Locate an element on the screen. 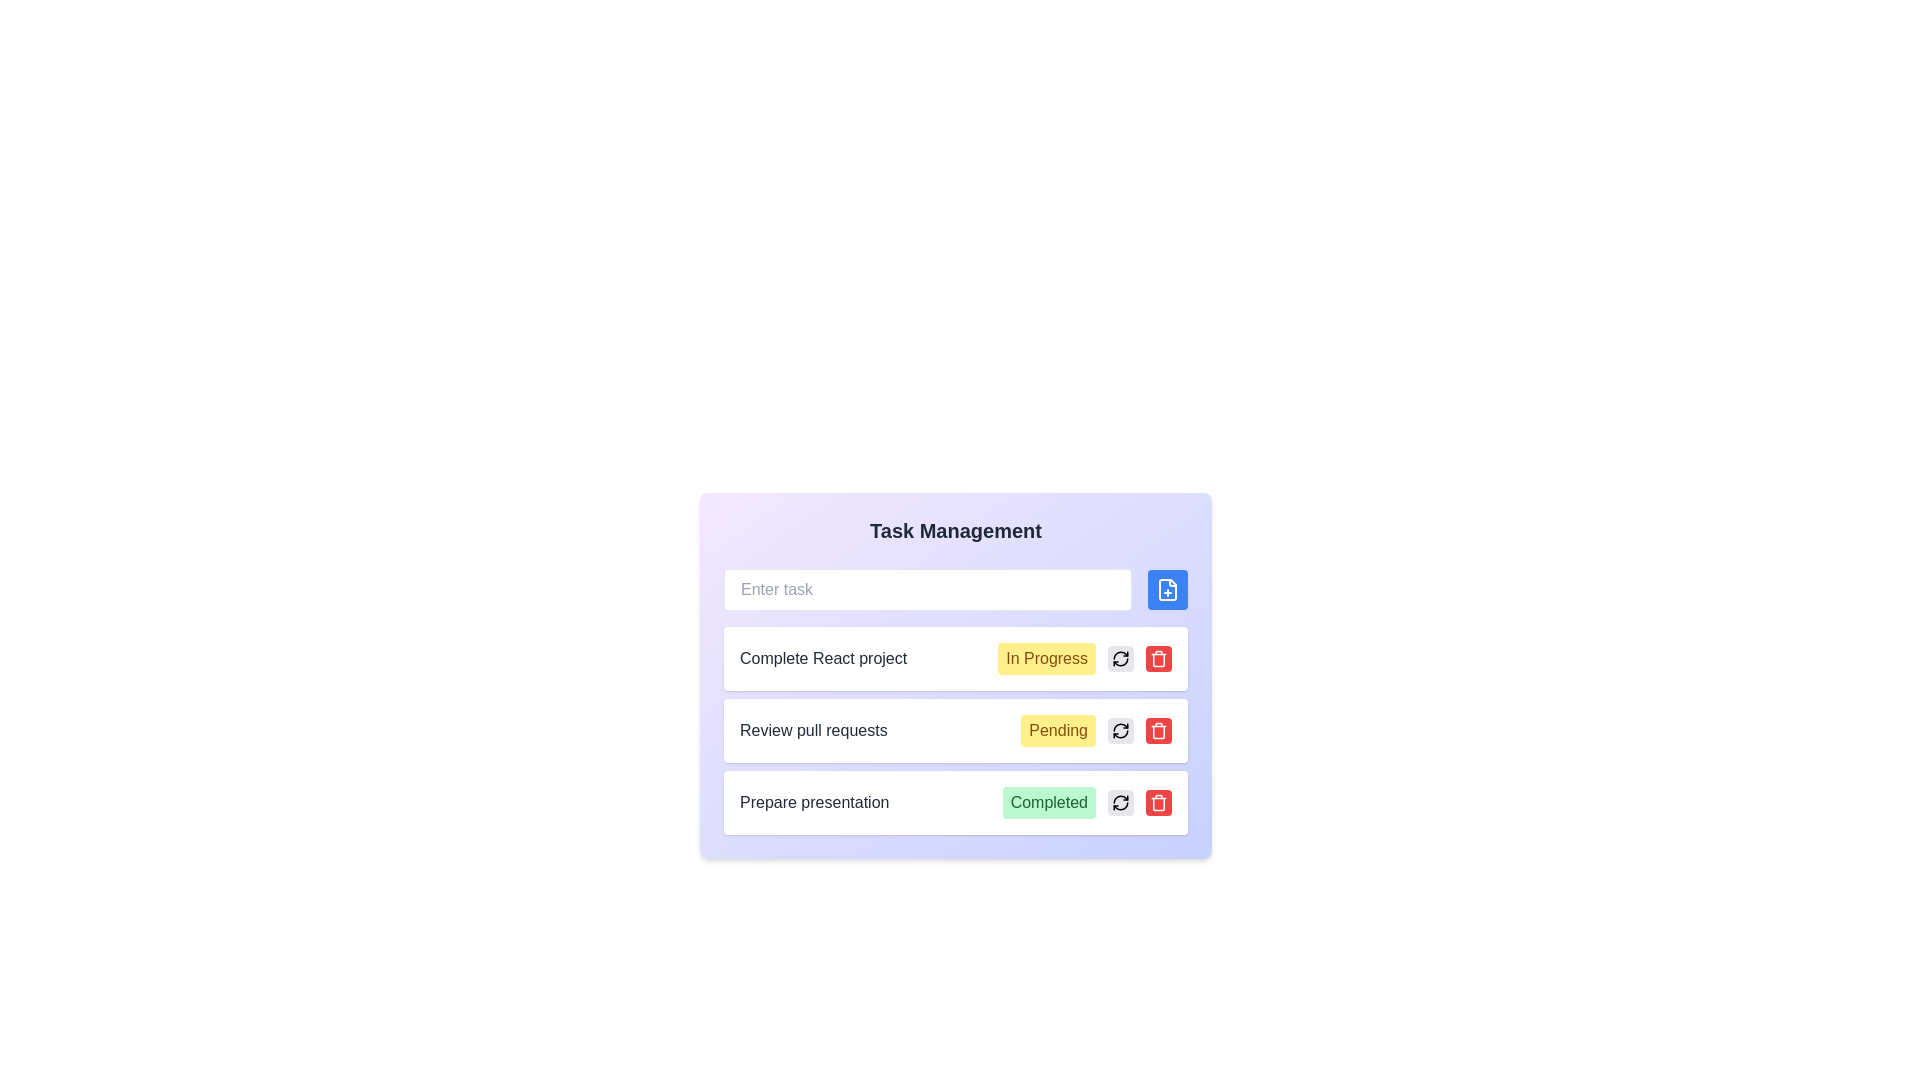  the trash can body icon is located at coordinates (1158, 660).